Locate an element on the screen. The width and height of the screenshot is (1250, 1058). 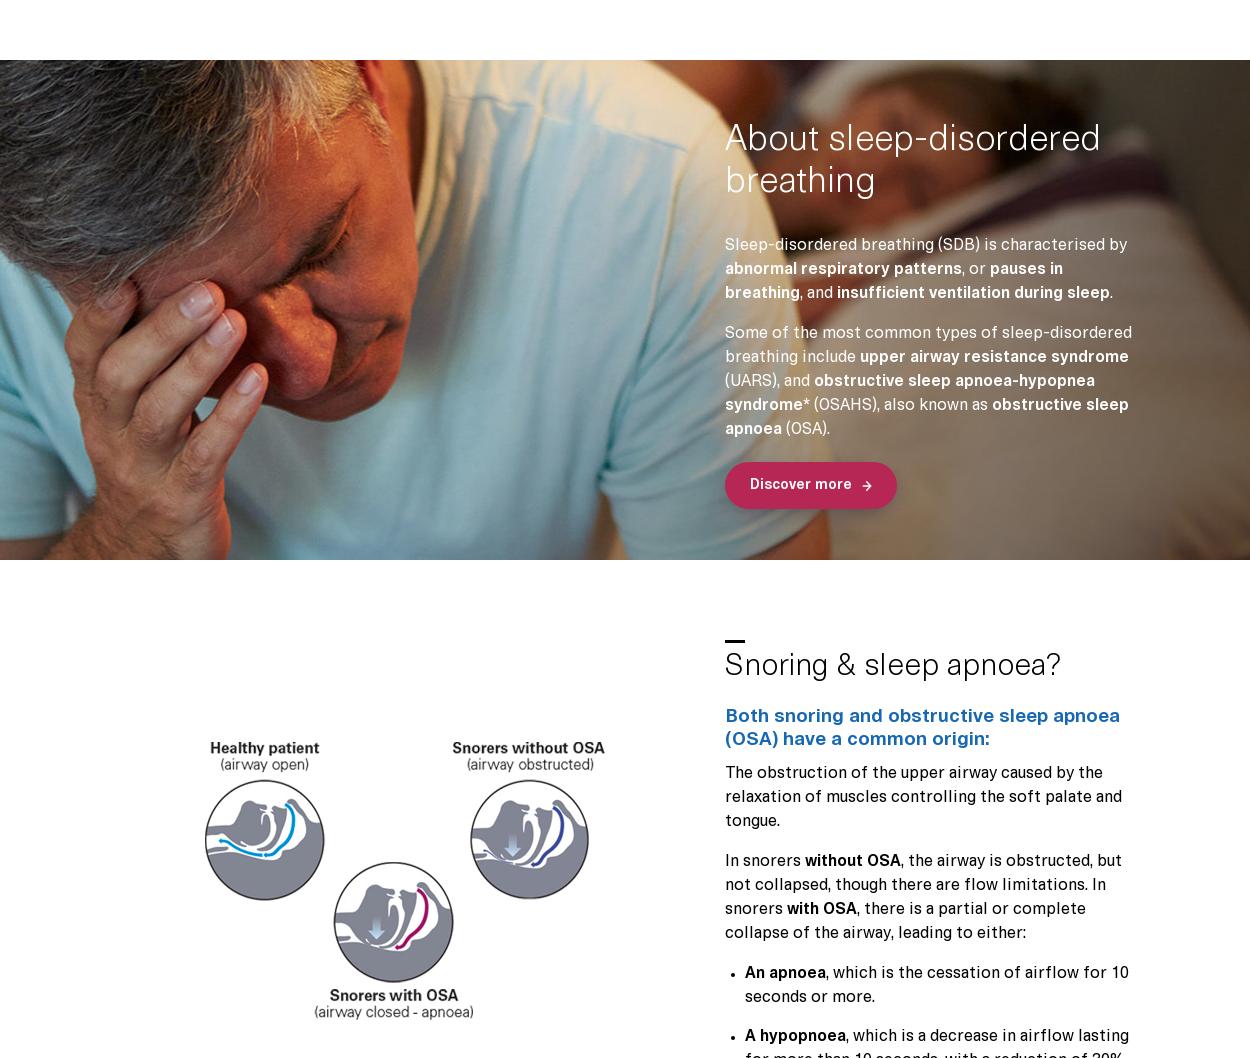
'. Each type has distinctive characteristics that enable diagnosis.' is located at coordinates (462, 575).